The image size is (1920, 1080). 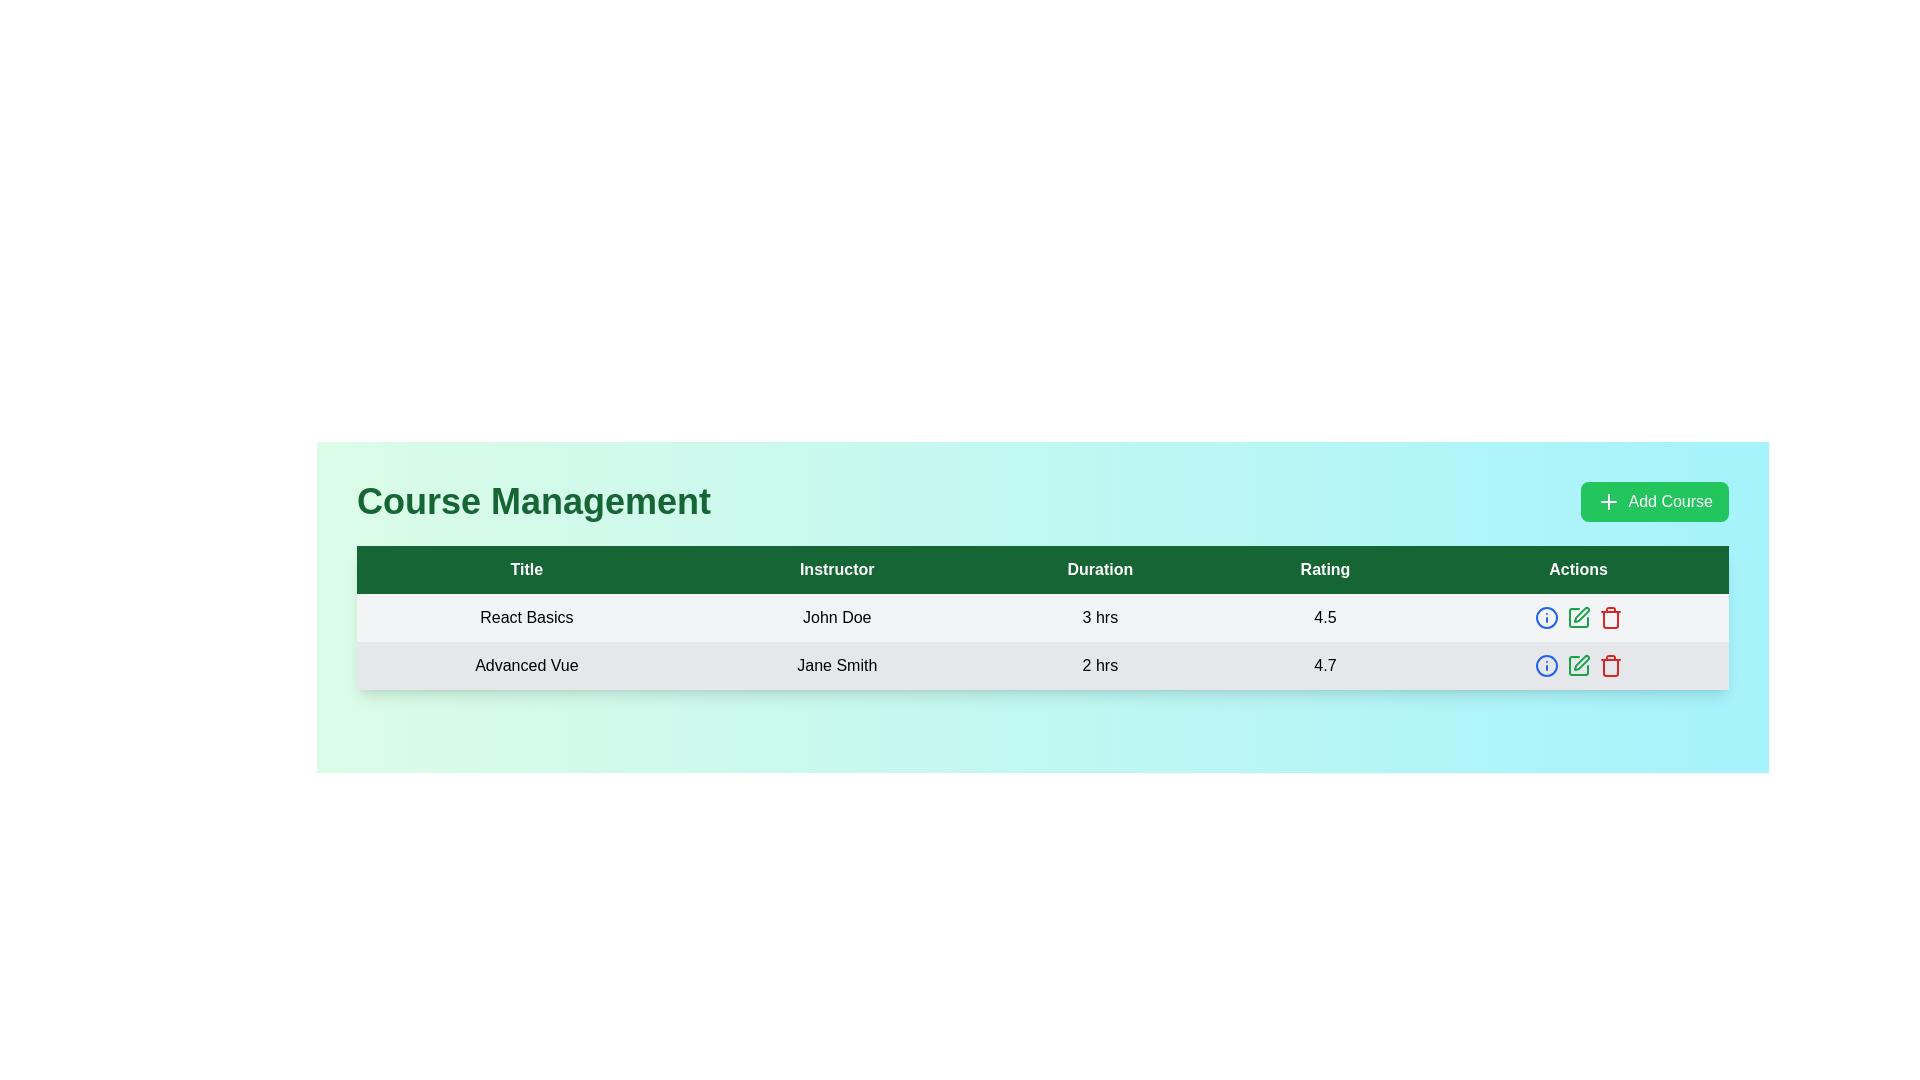 I want to click on the first icon button in the 'Actions' column of the first row of the table, so click(x=1545, y=616).